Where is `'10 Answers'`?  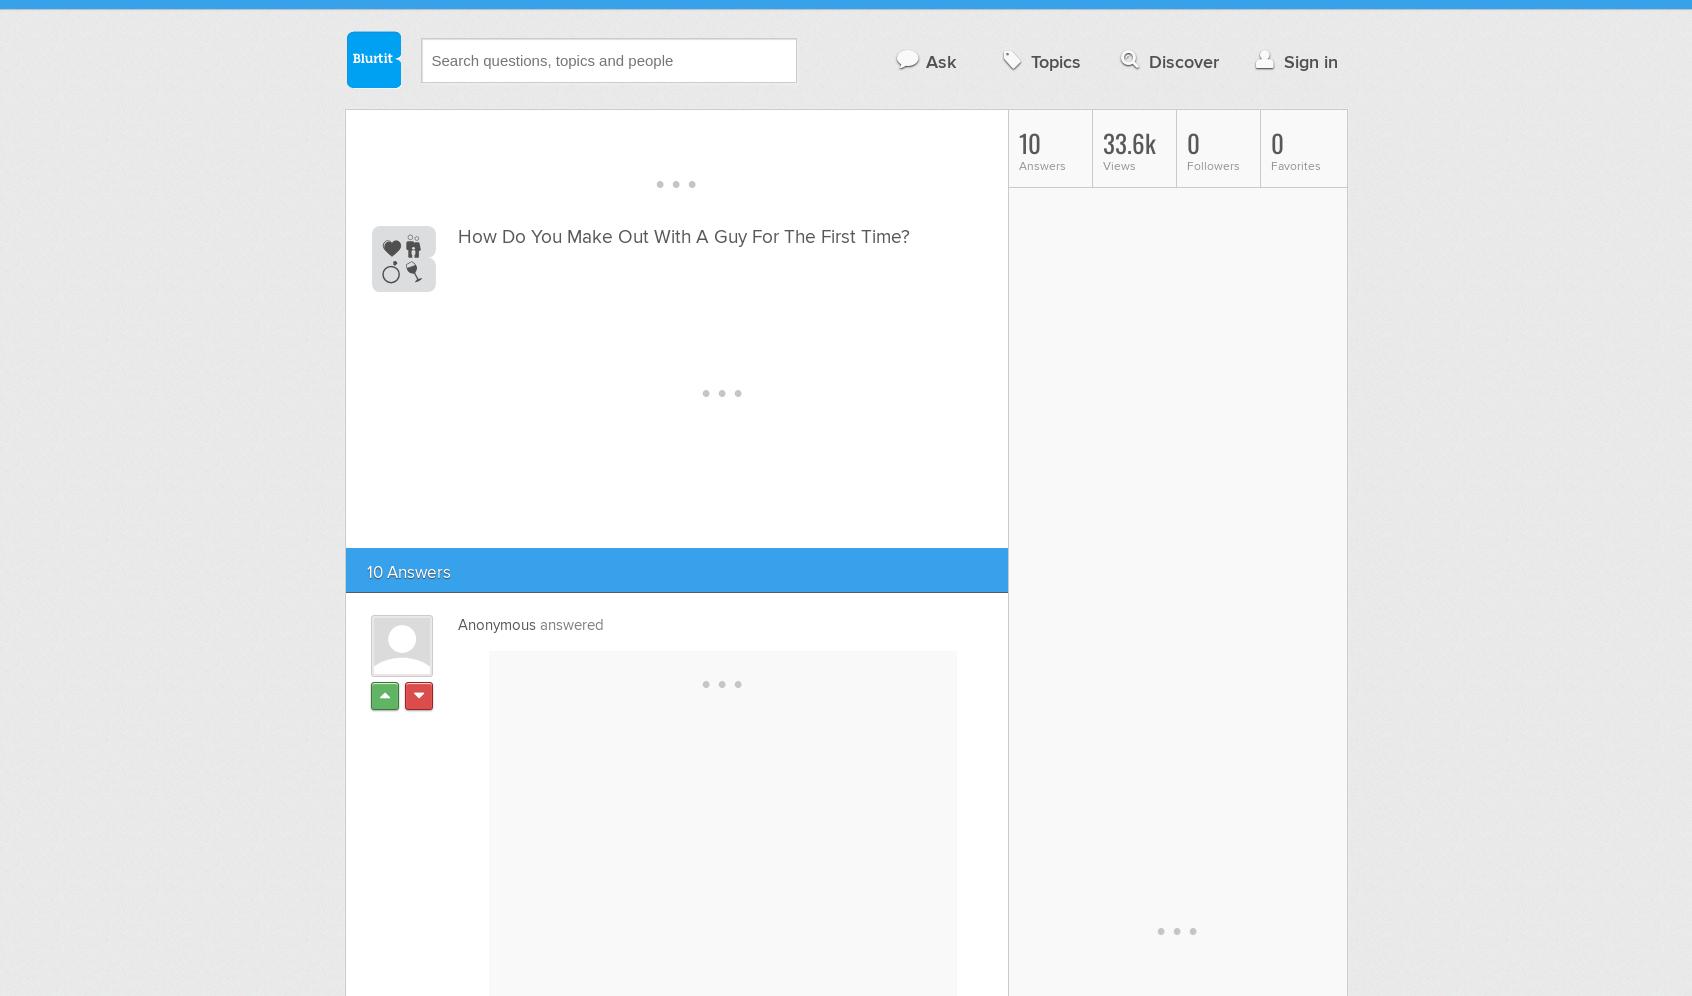 '10 Answers' is located at coordinates (407, 571).